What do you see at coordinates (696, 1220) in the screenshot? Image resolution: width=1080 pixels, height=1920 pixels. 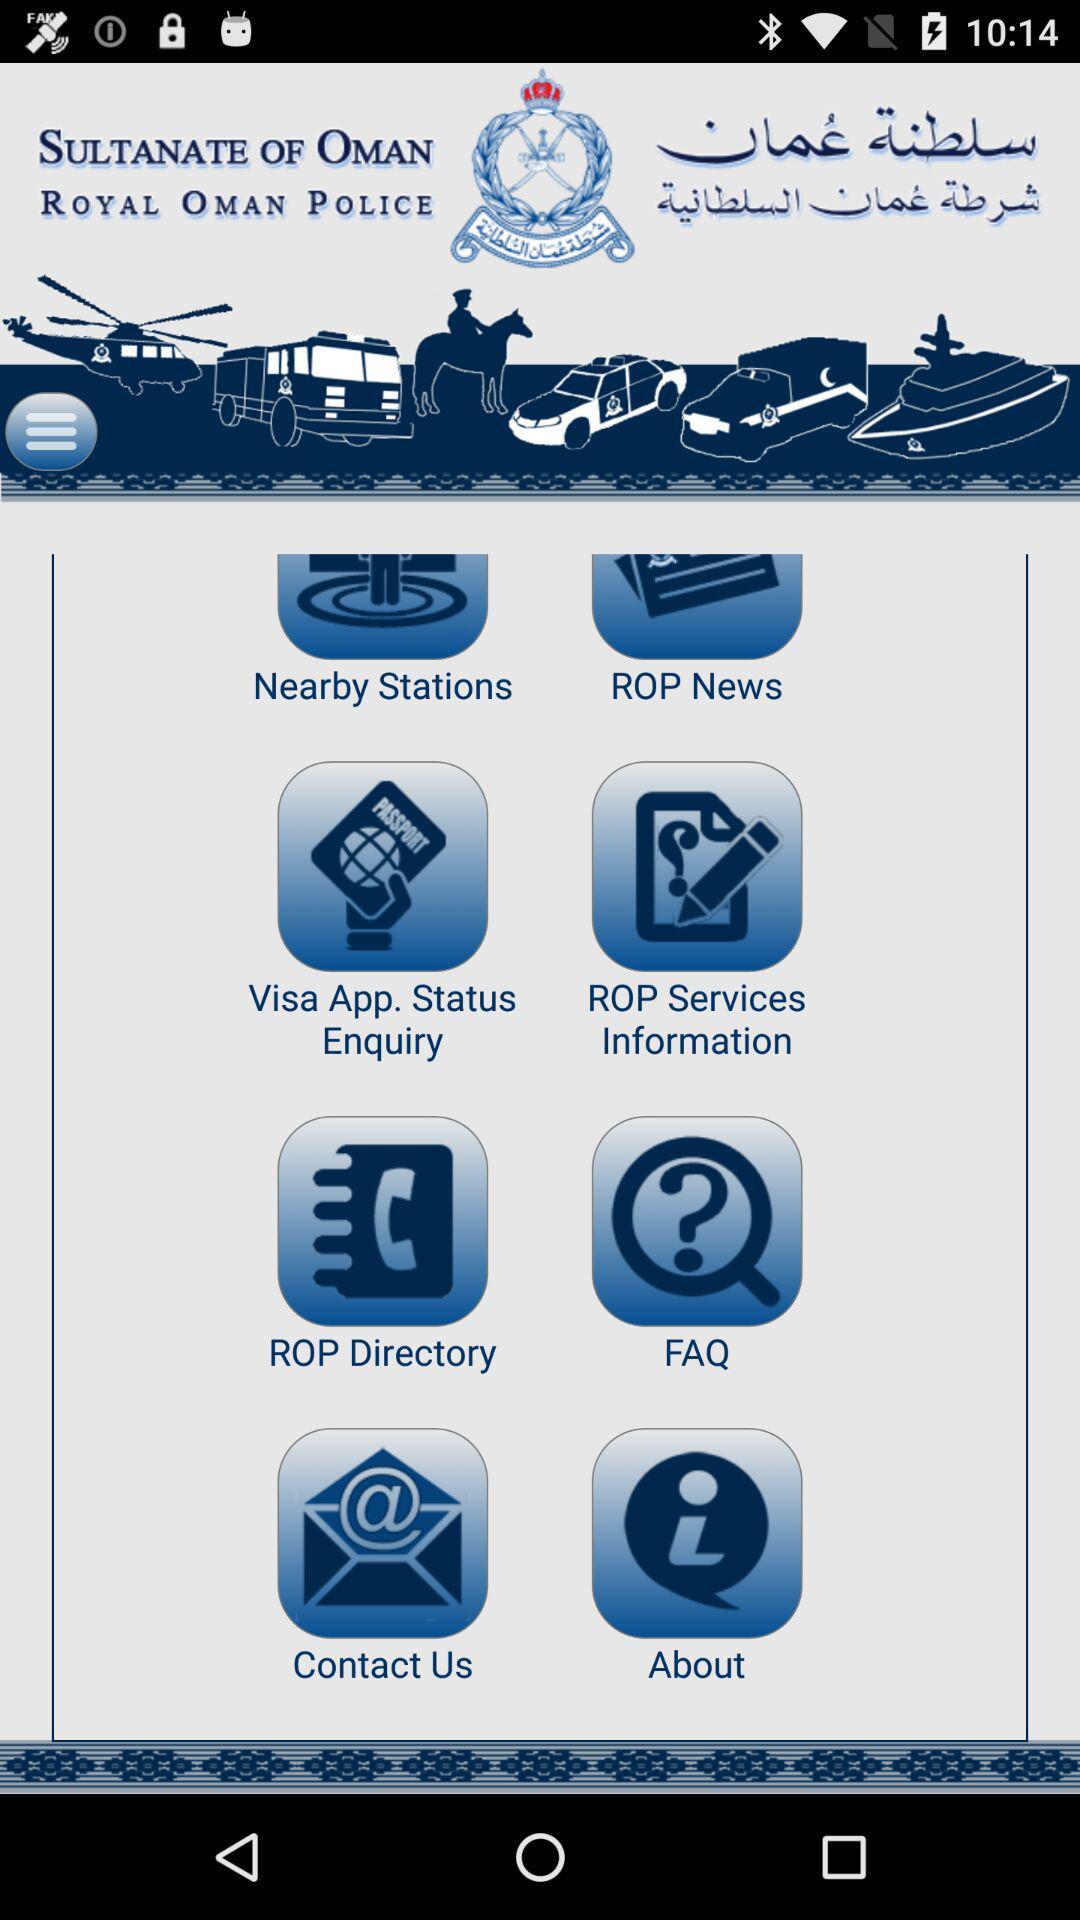 I see `the app below the rop services information` at bounding box center [696, 1220].